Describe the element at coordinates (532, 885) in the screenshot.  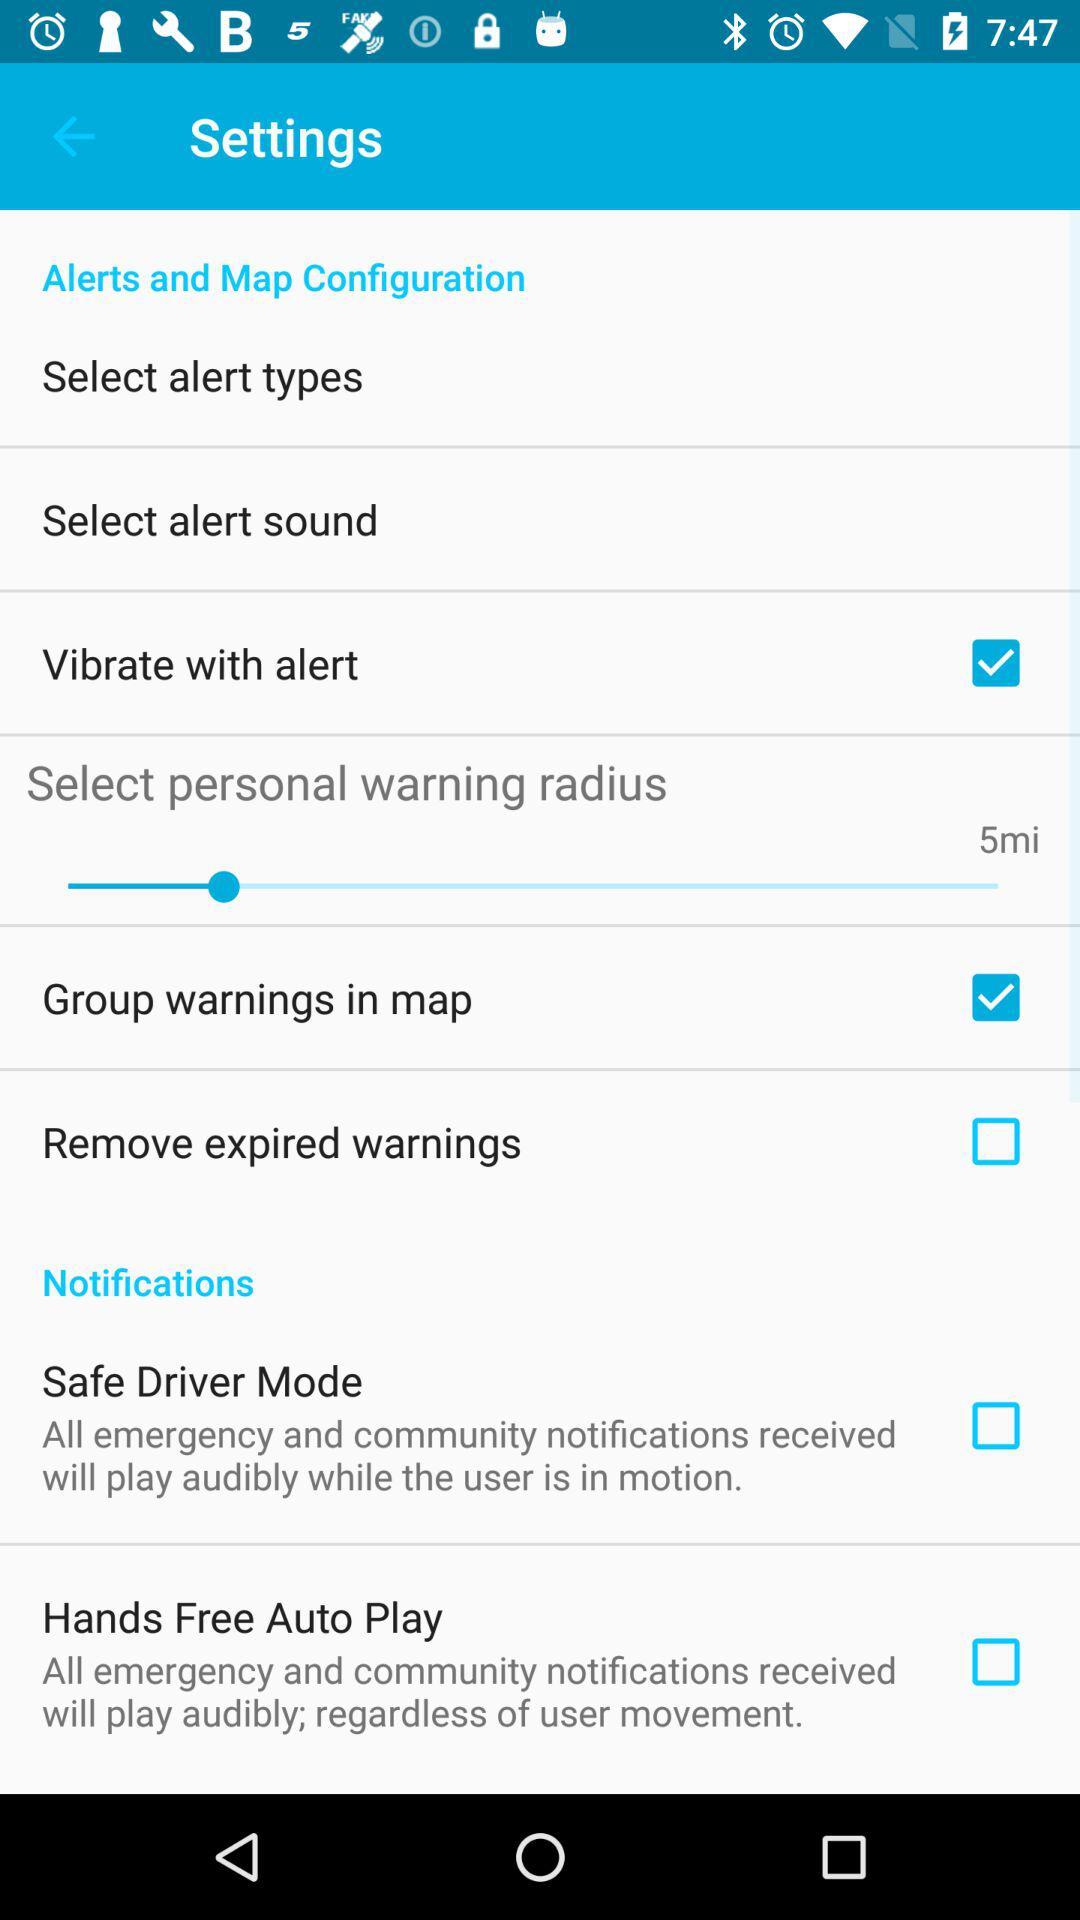
I see `icon below the mi item` at that location.